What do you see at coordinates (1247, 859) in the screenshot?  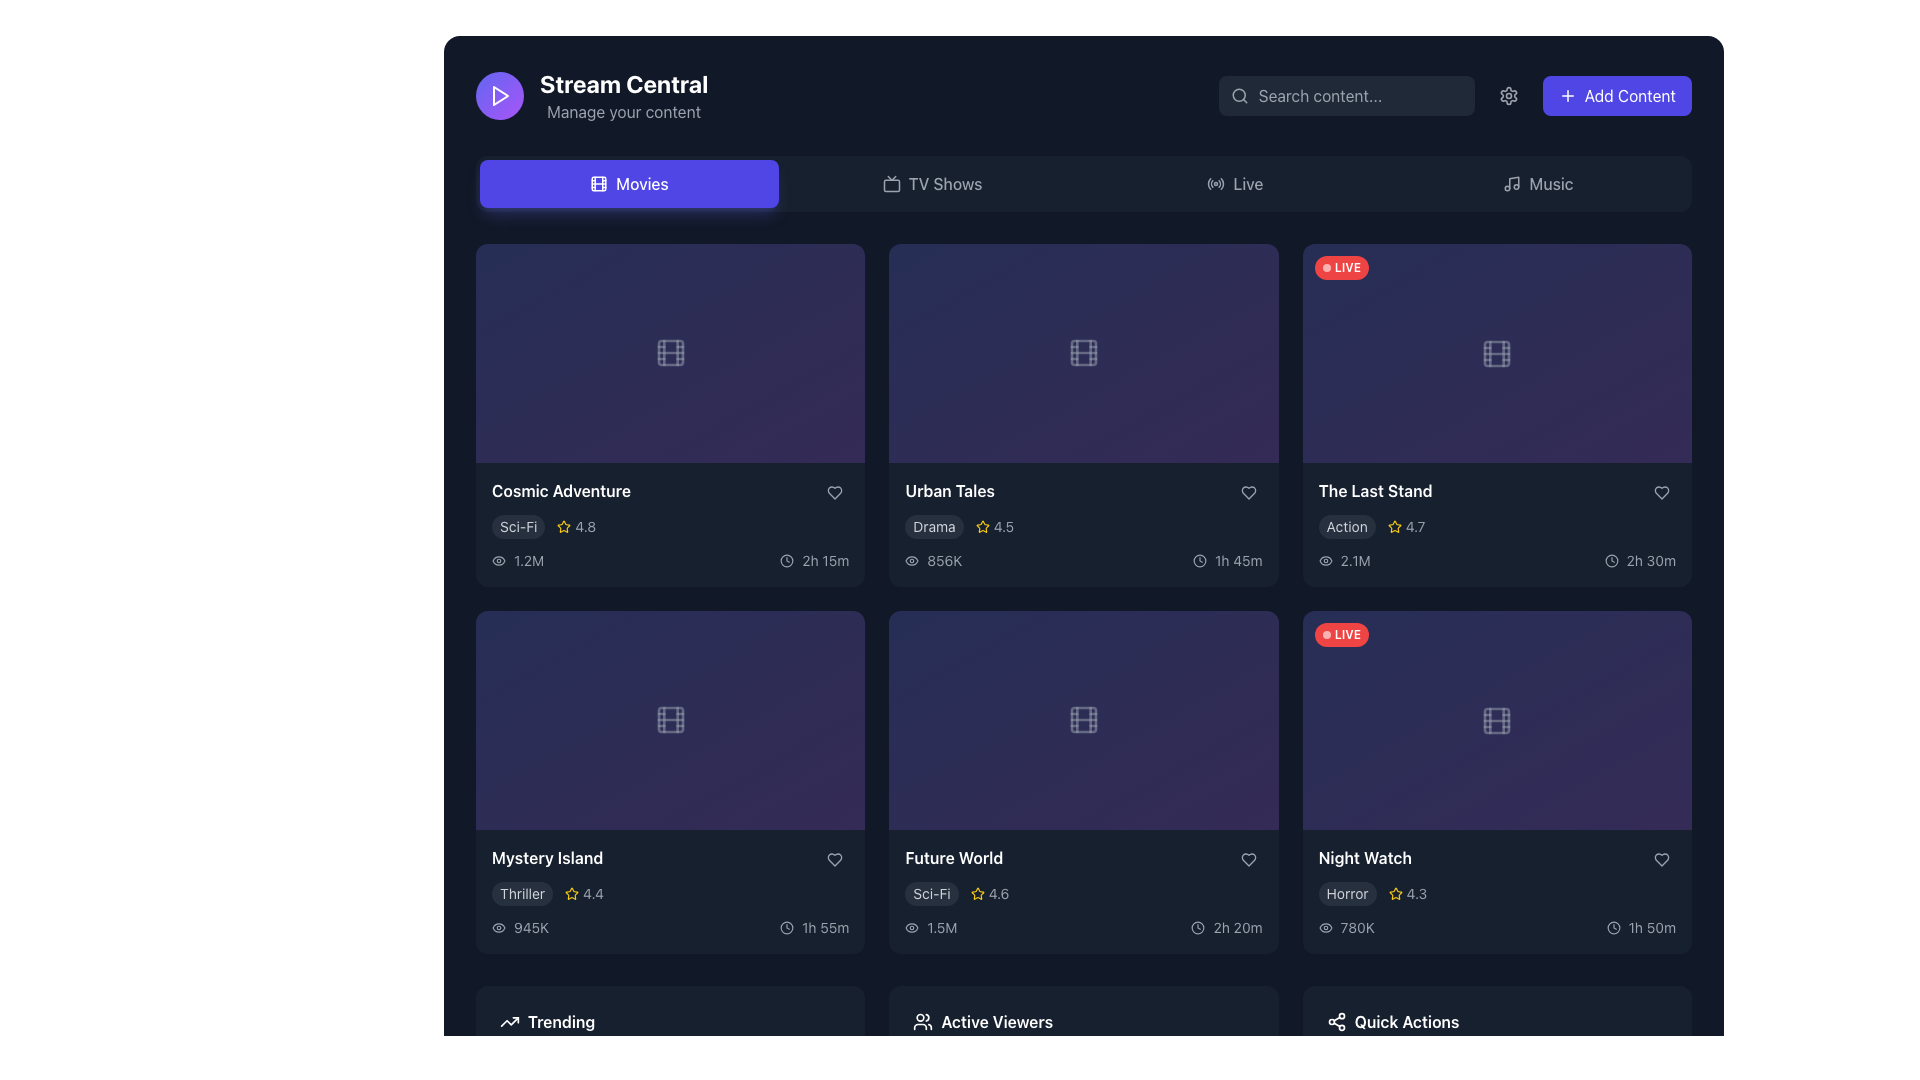 I see `the heart icon button in the 'Future World' card located in the second row and third column of the media grid to mark the item as favorite` at bounding box center [1247, 859].